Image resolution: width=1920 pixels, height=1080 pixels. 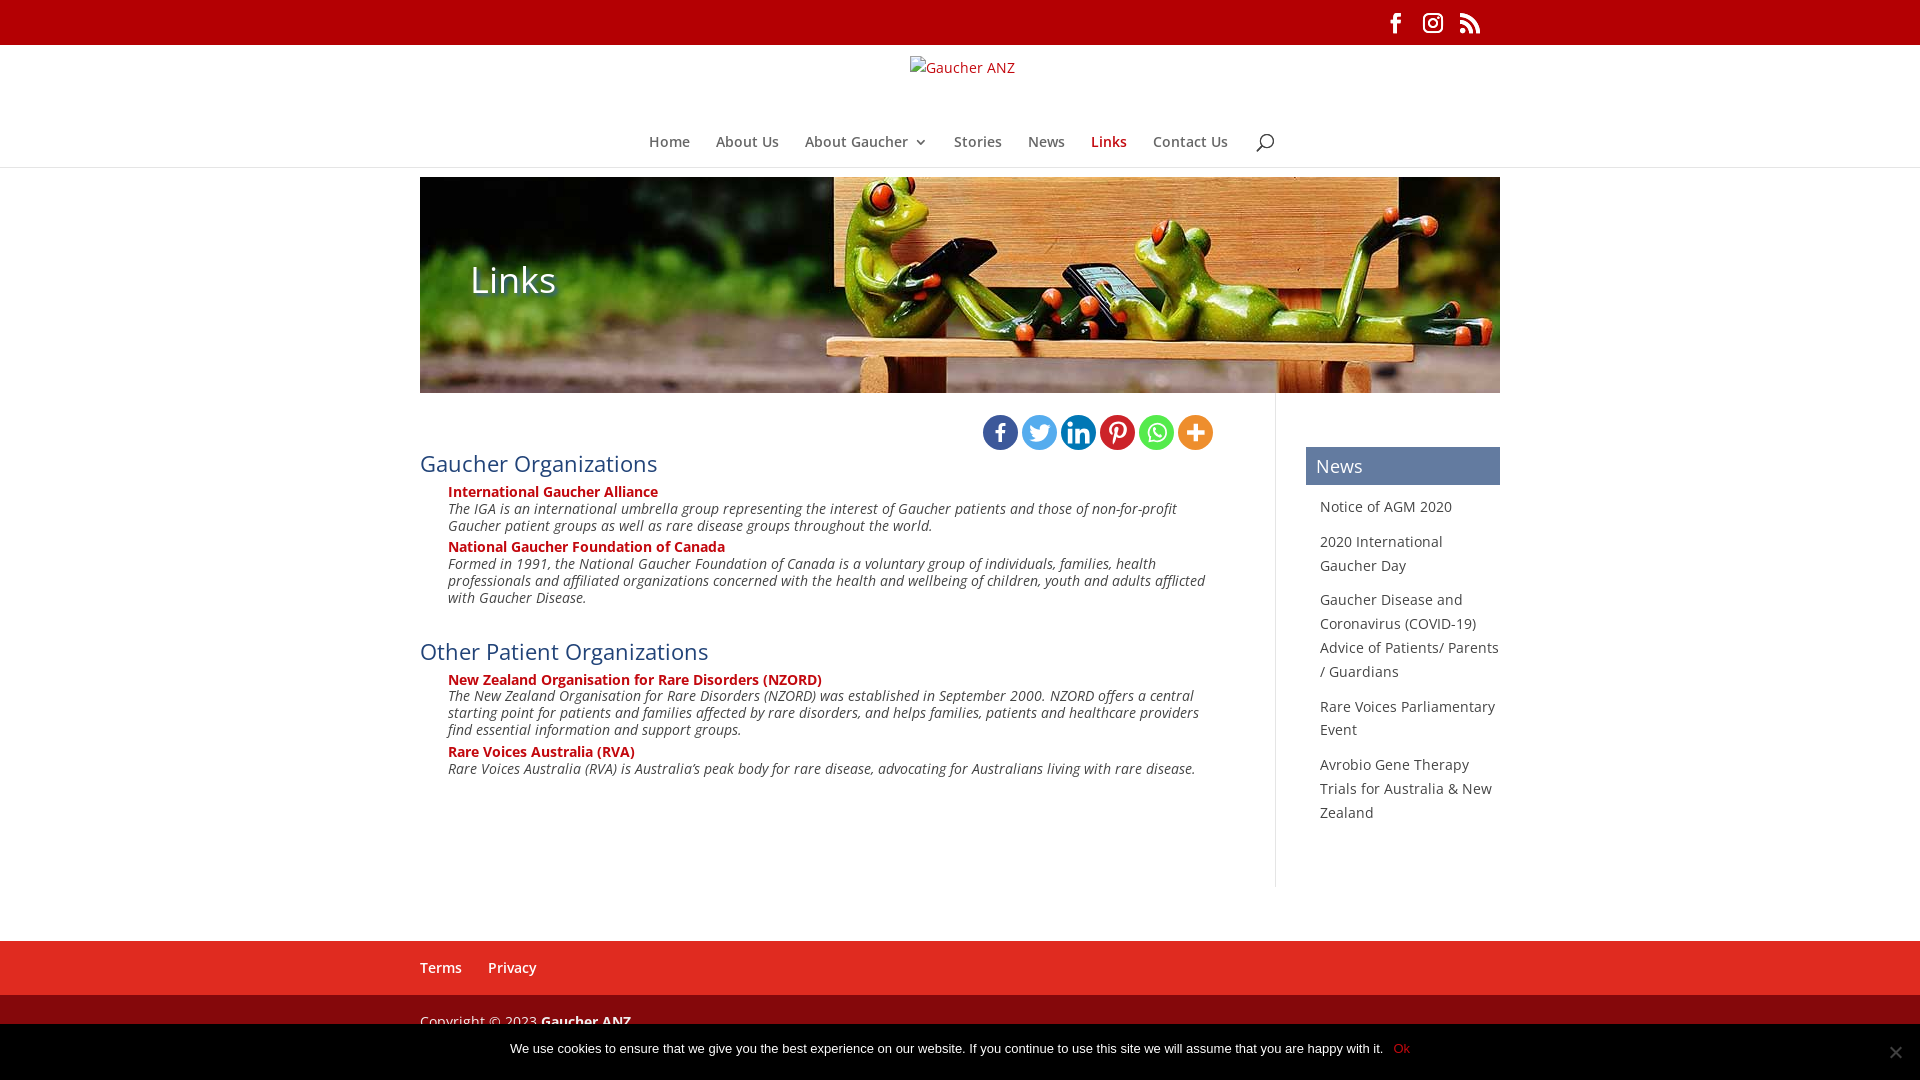 What do you see at coordinates (512, 966) in the screenshot?
I see `'Privacy'` at bounding box center [512, 966].